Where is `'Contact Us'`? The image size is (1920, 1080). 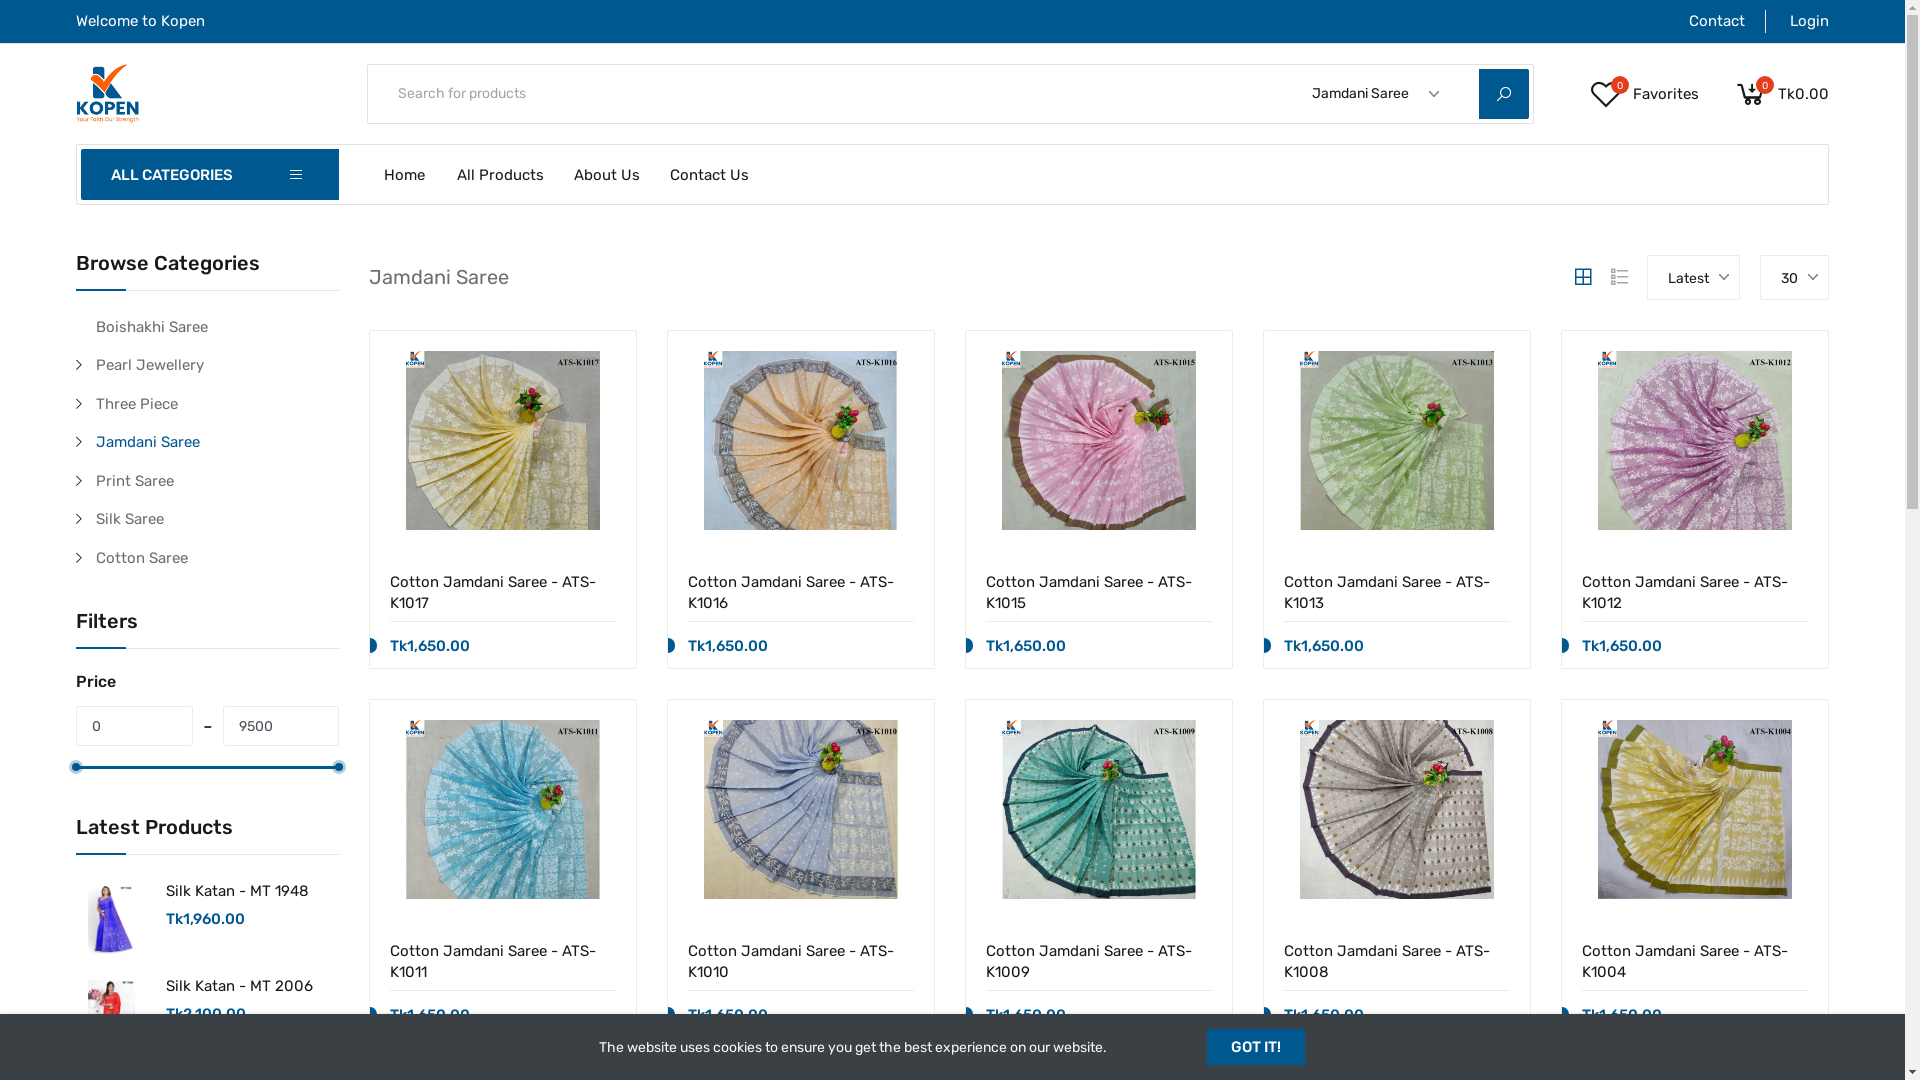
'Contact Us' is located at coordinates (710, 172).